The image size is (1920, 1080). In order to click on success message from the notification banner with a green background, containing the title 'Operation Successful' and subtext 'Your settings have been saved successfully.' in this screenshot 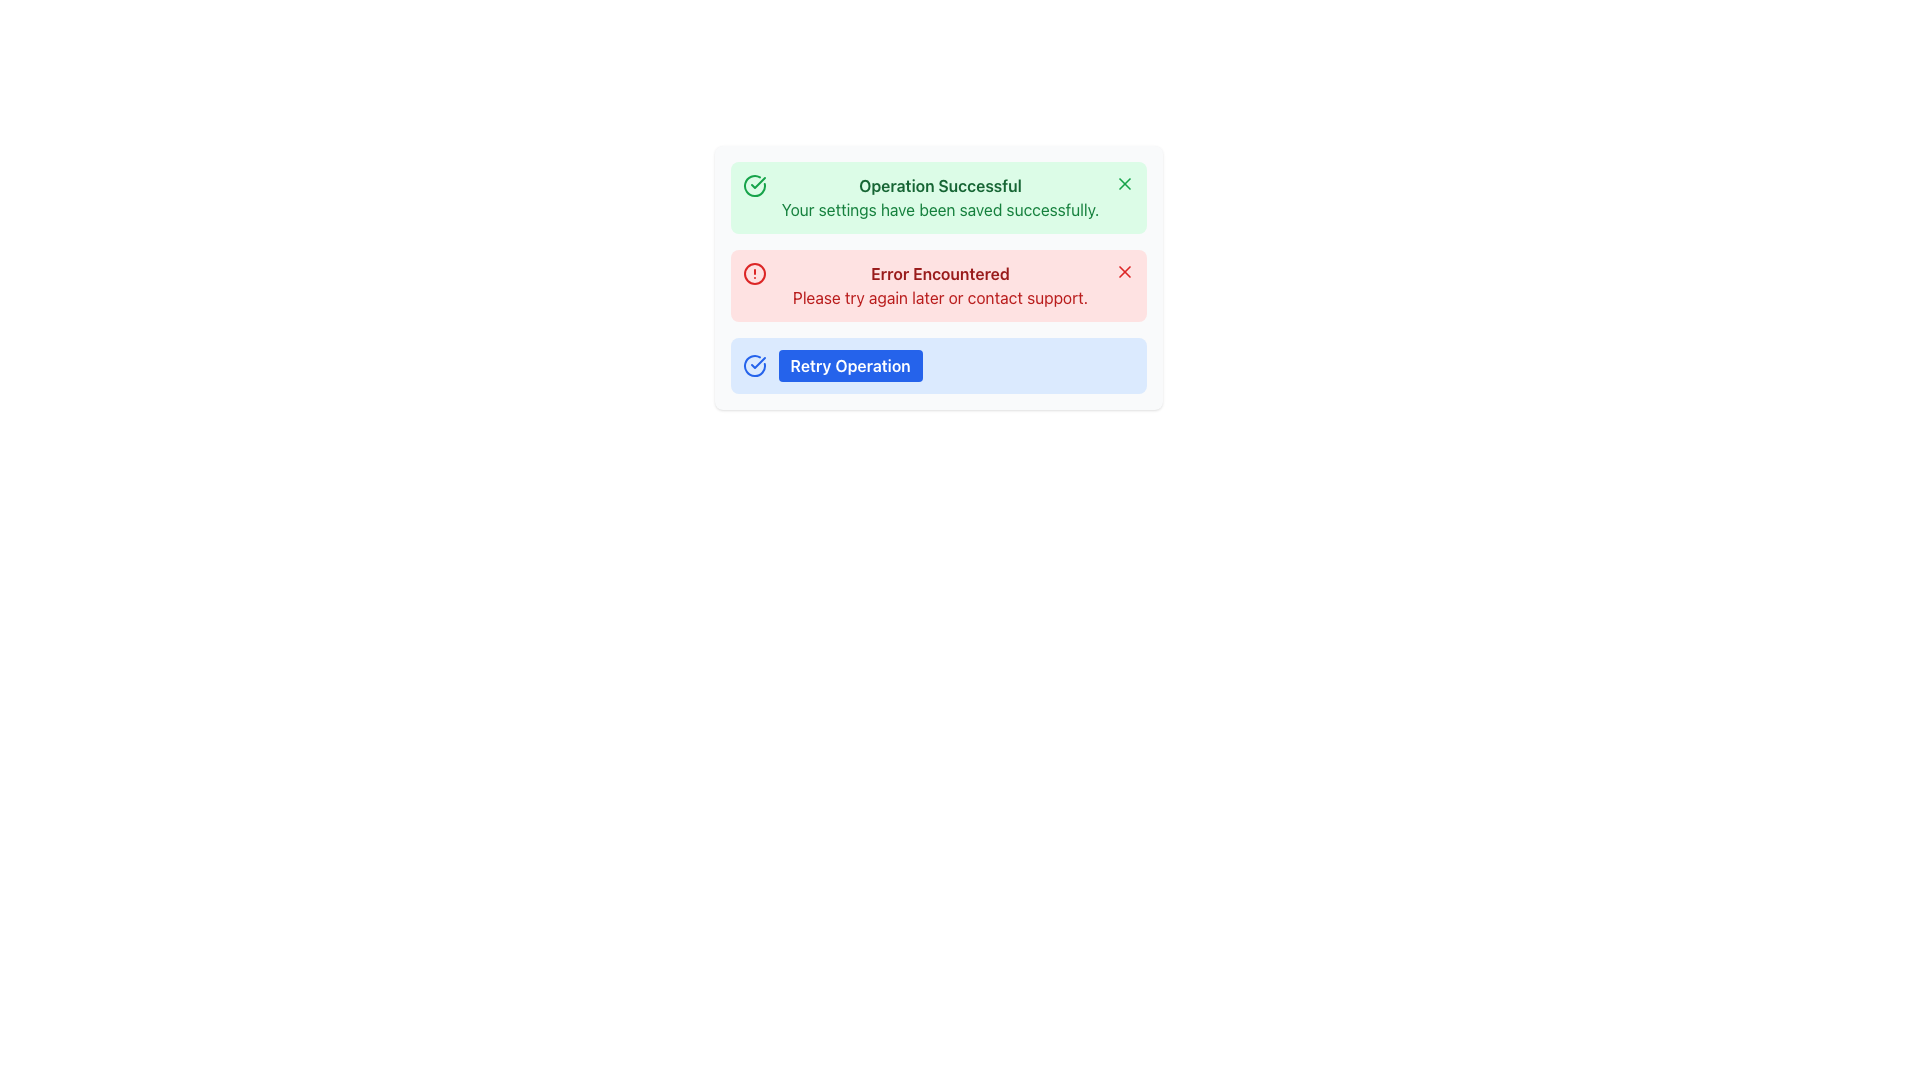, I will do `click(937, 197)`.